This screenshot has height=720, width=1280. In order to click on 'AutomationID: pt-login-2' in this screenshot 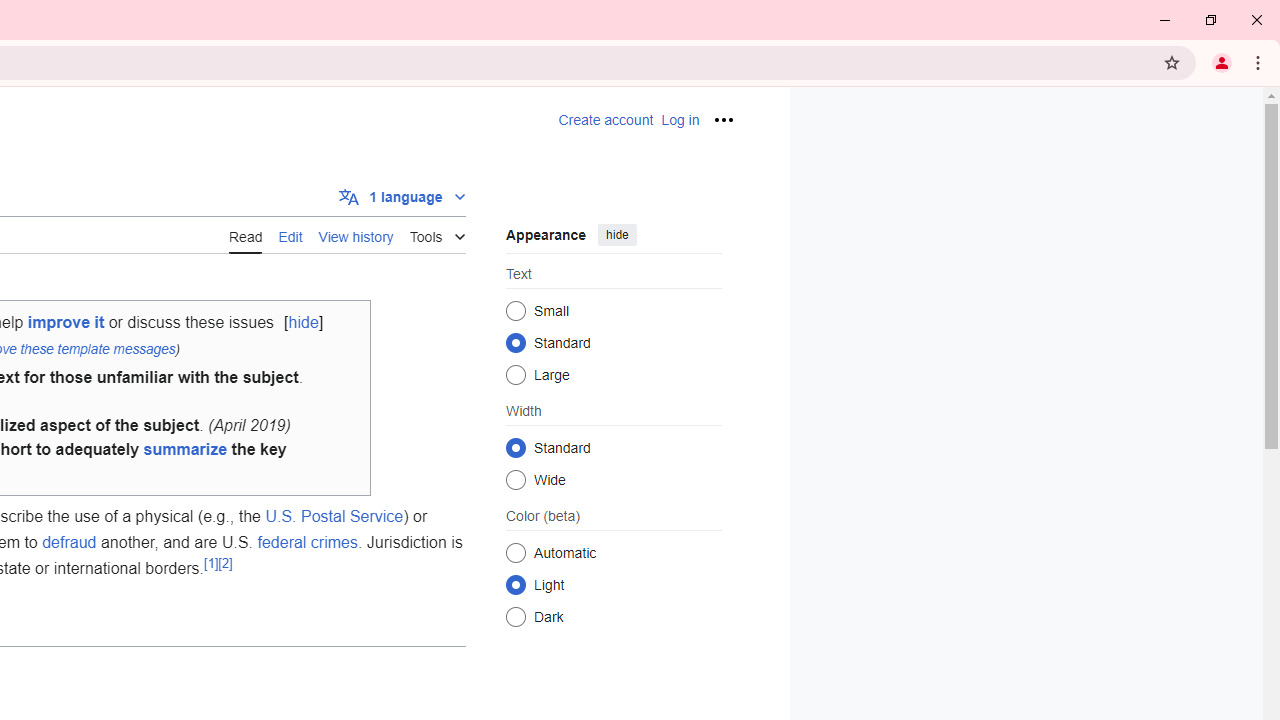, I will do `click(680, 120)`.